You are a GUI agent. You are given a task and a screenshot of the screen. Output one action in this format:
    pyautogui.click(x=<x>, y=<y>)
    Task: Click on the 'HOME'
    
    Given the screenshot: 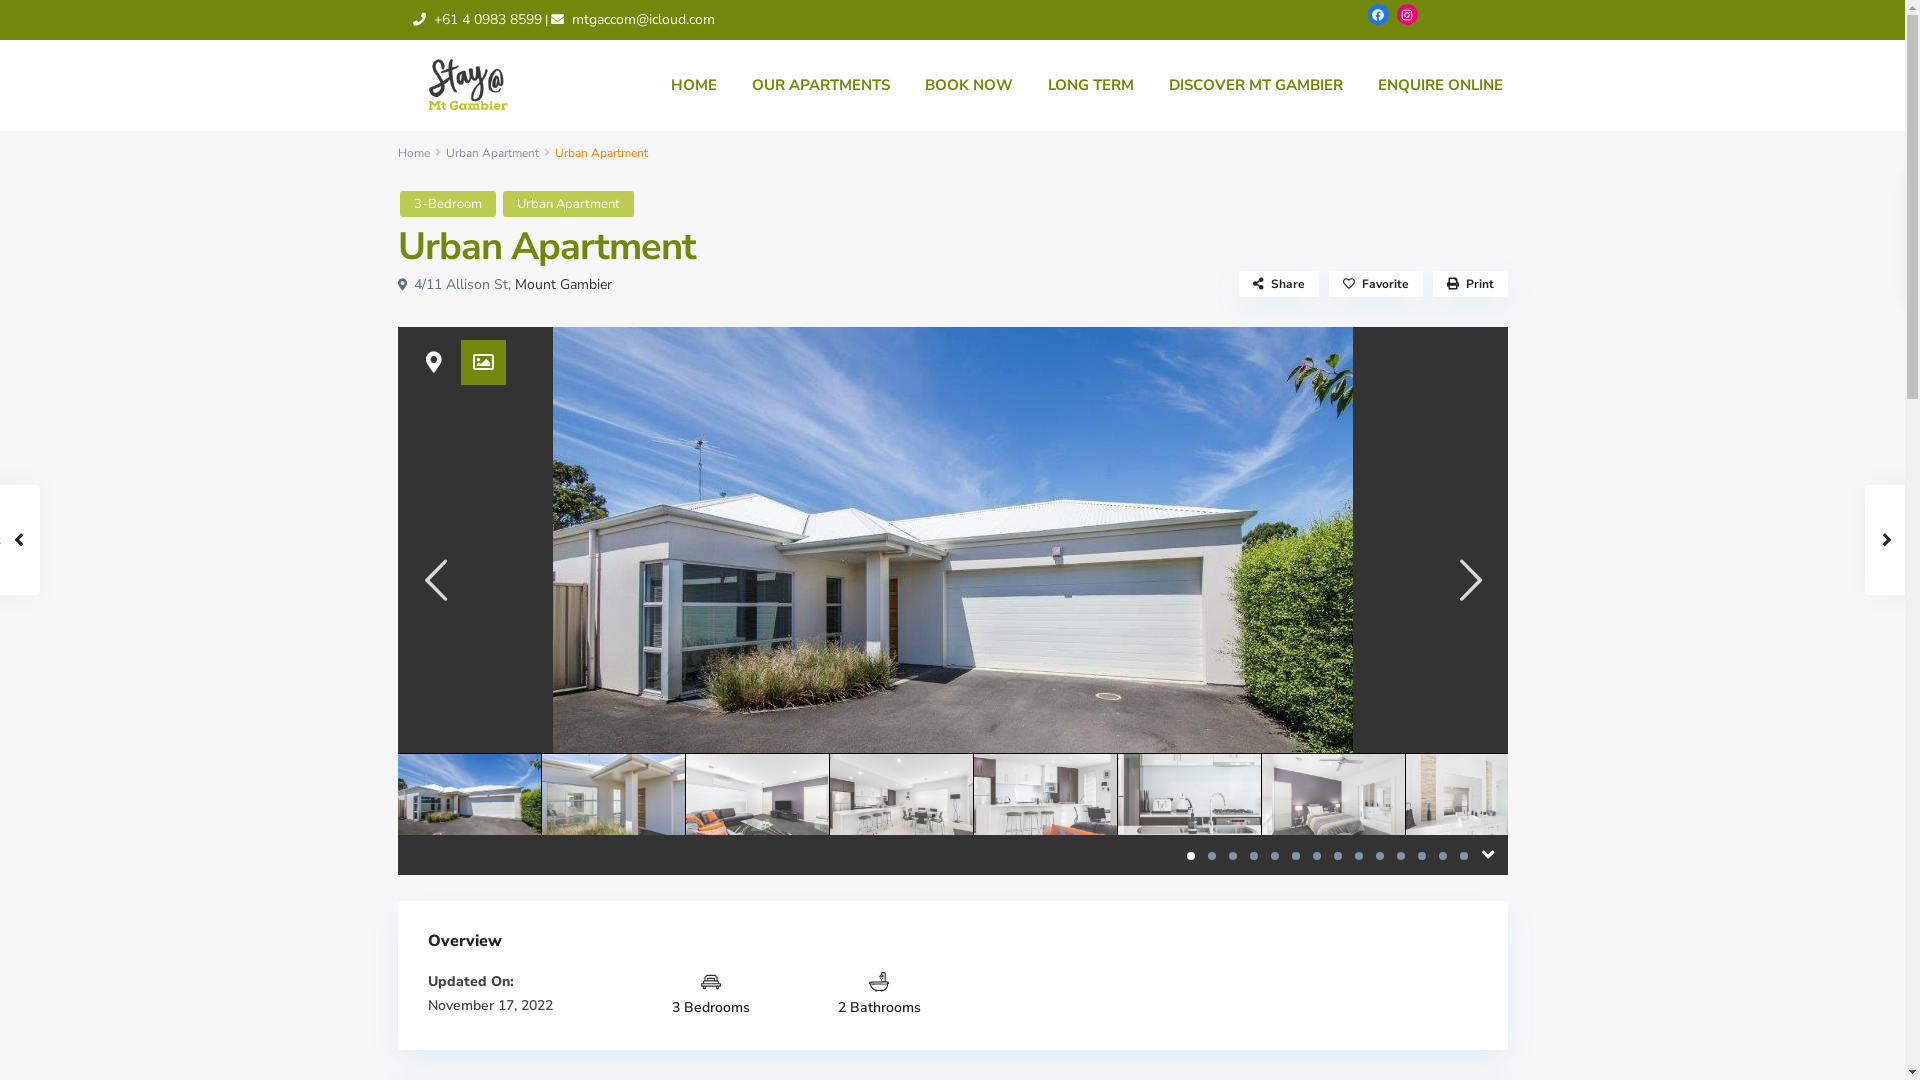 What is the action you would take?
    pyautogui.click(x=694, y=83)
    